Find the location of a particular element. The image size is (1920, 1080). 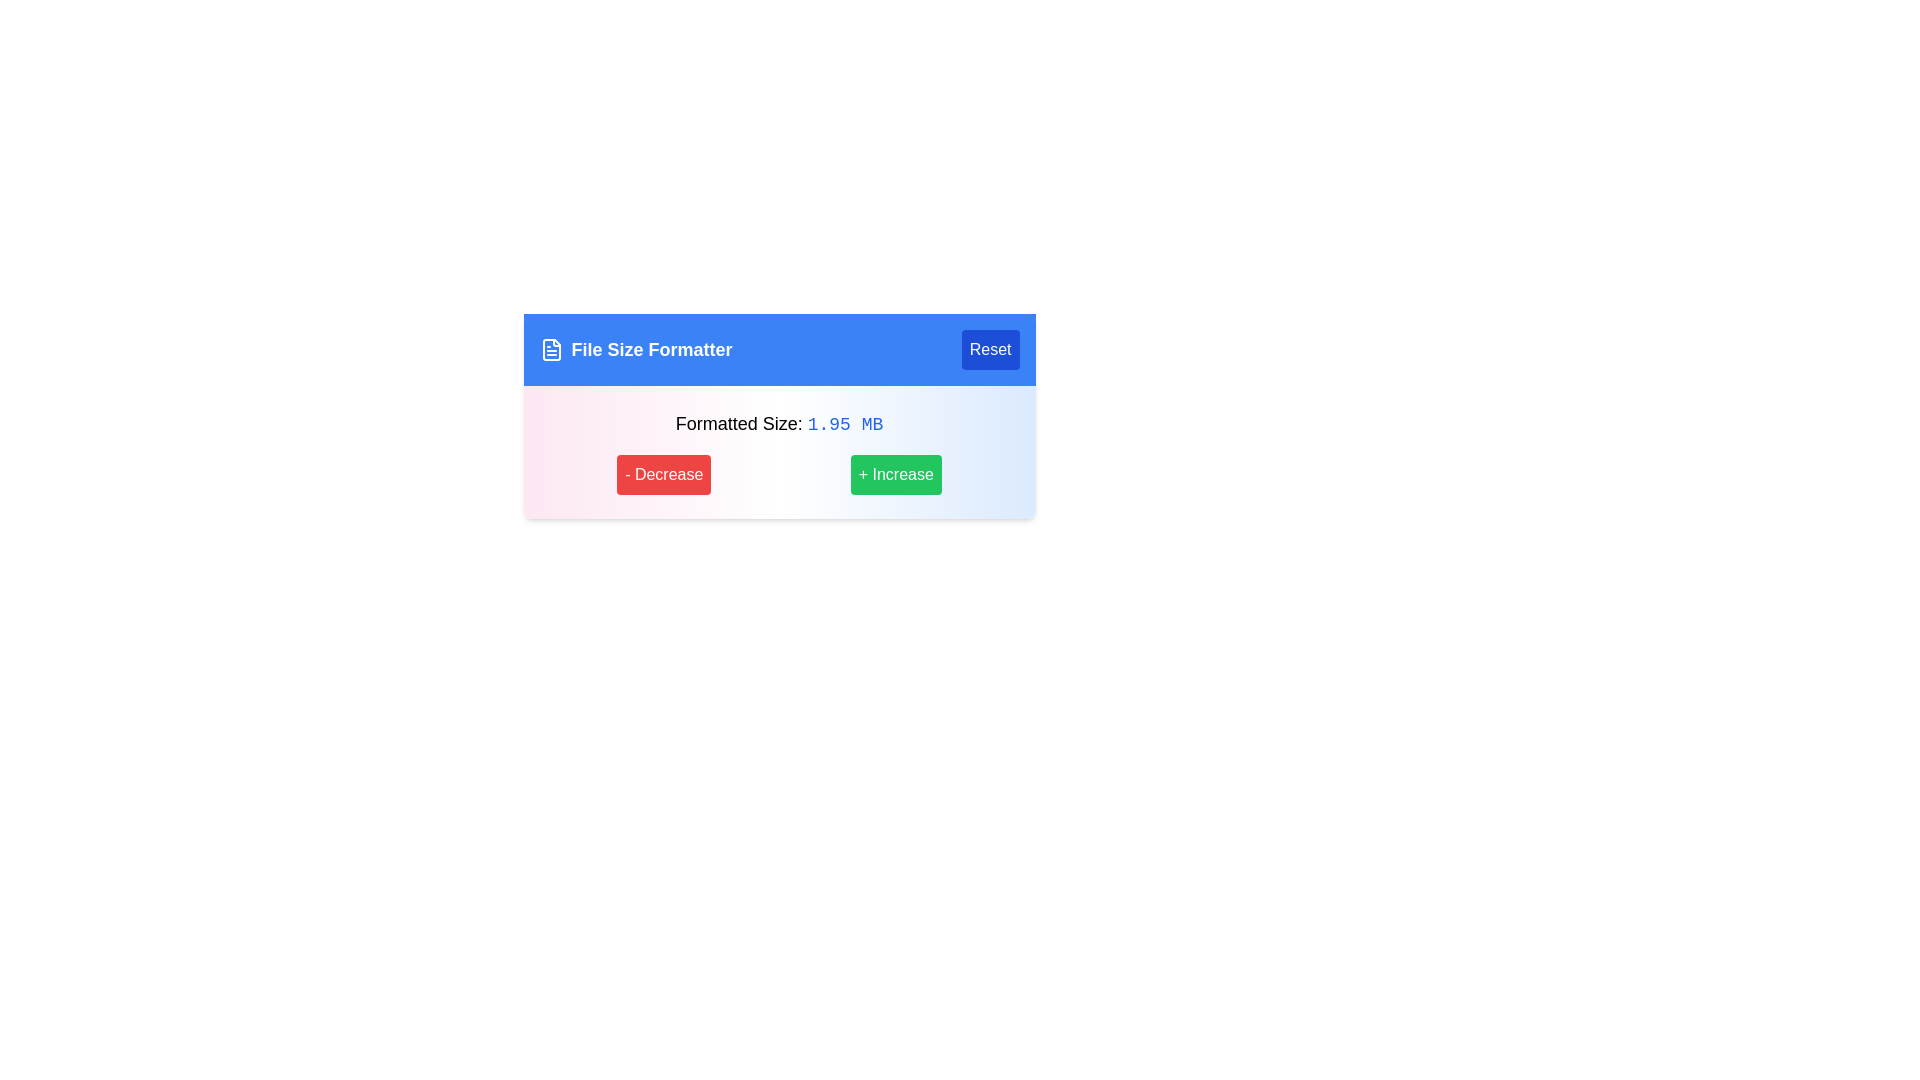

the leading icon in the application header region that symbolizes a file or document, which is aligned horizontally with the 'File Size Formatter' label is located at coordinates (551, 349).